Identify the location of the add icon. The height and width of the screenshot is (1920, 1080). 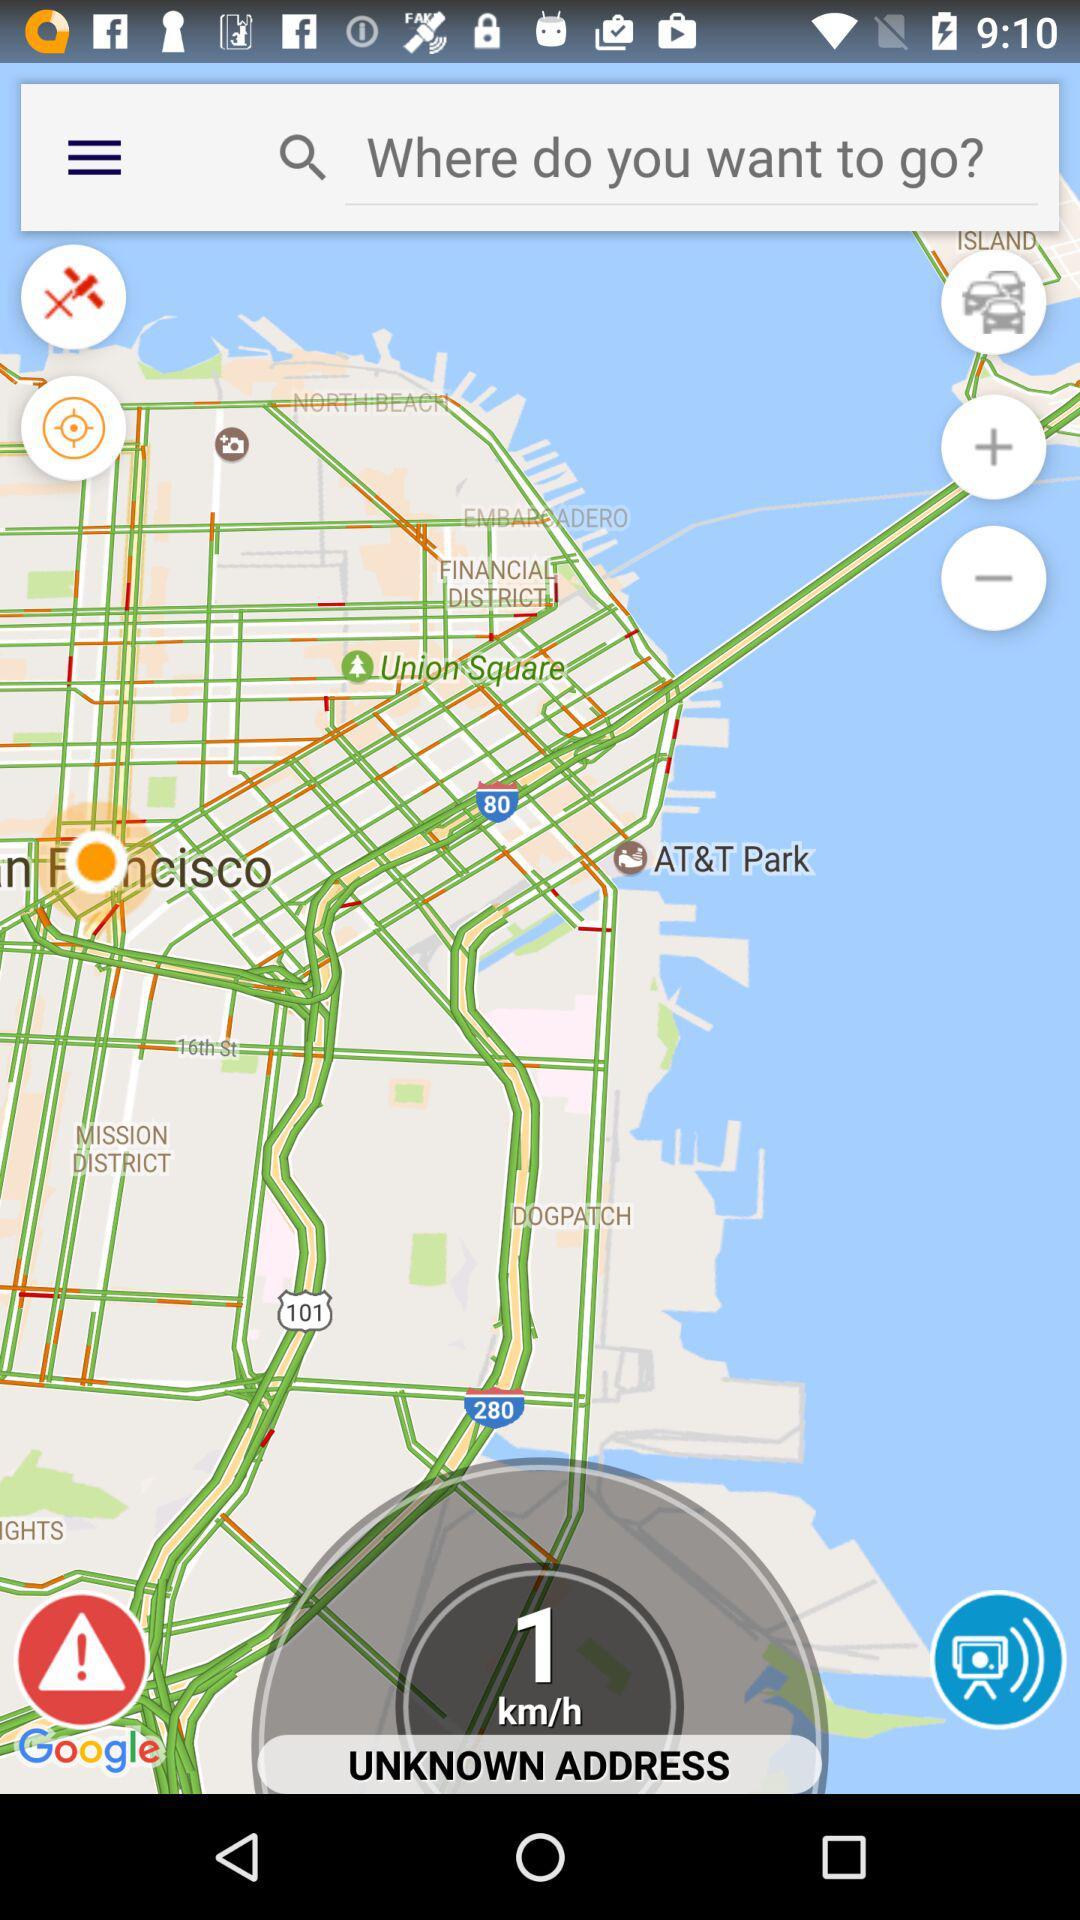
(993, 477).